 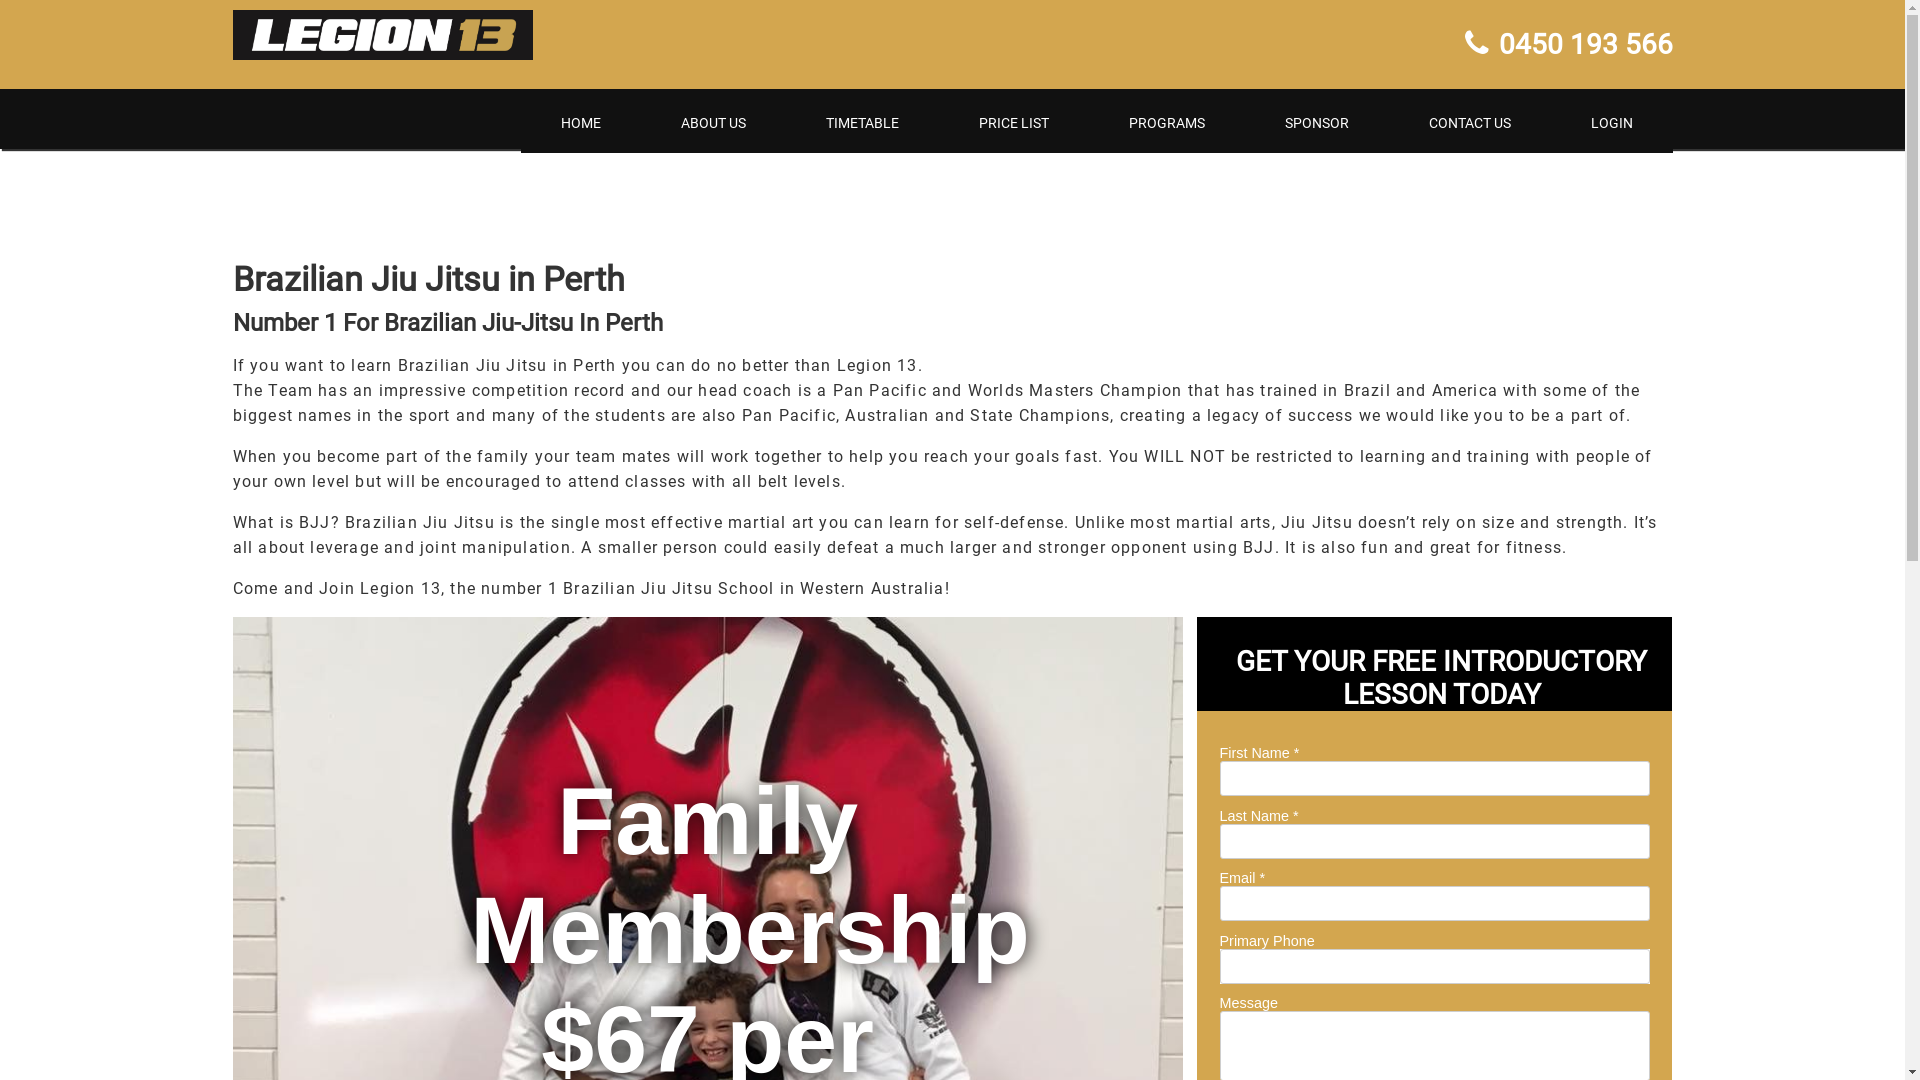 I want to click on 'LOGIN', so click(x=1611, y=123).